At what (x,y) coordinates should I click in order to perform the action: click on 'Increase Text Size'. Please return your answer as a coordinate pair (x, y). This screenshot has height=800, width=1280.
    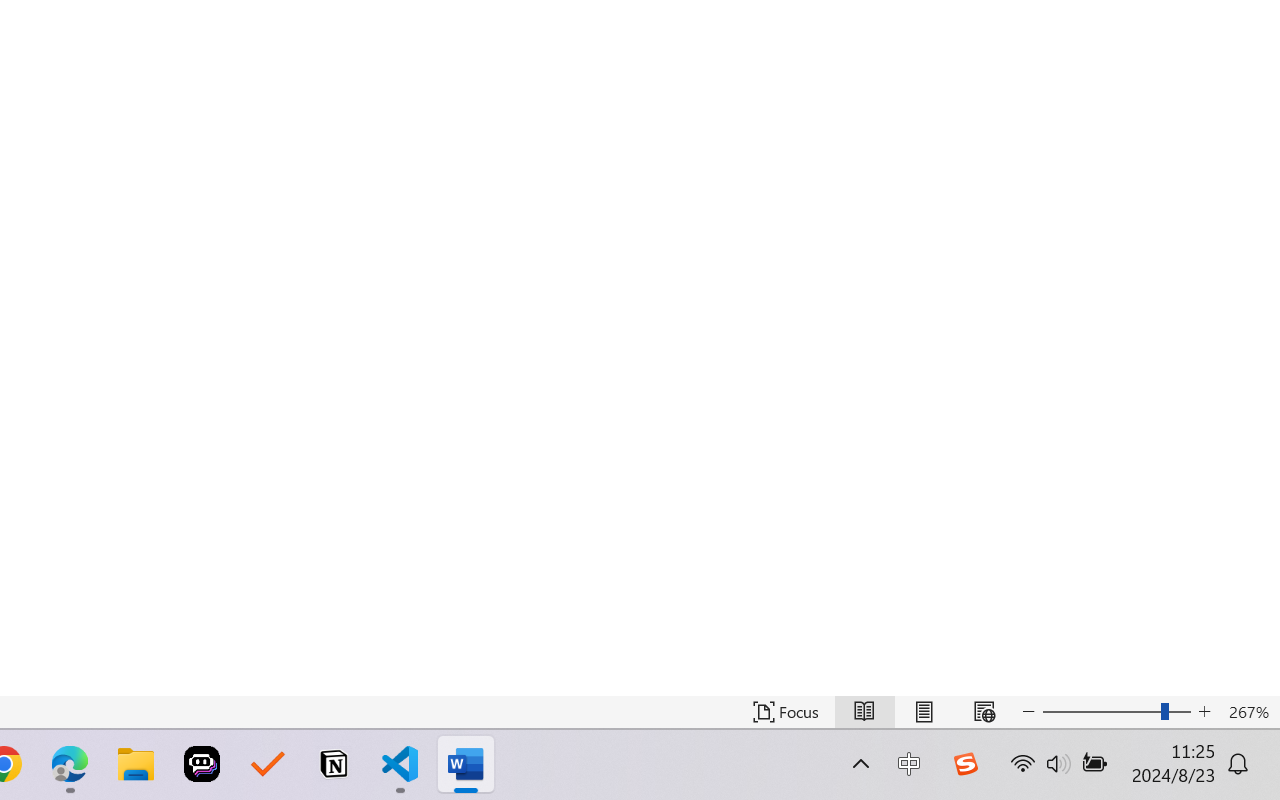
    Looking at the image, I should click on (1204, 711).